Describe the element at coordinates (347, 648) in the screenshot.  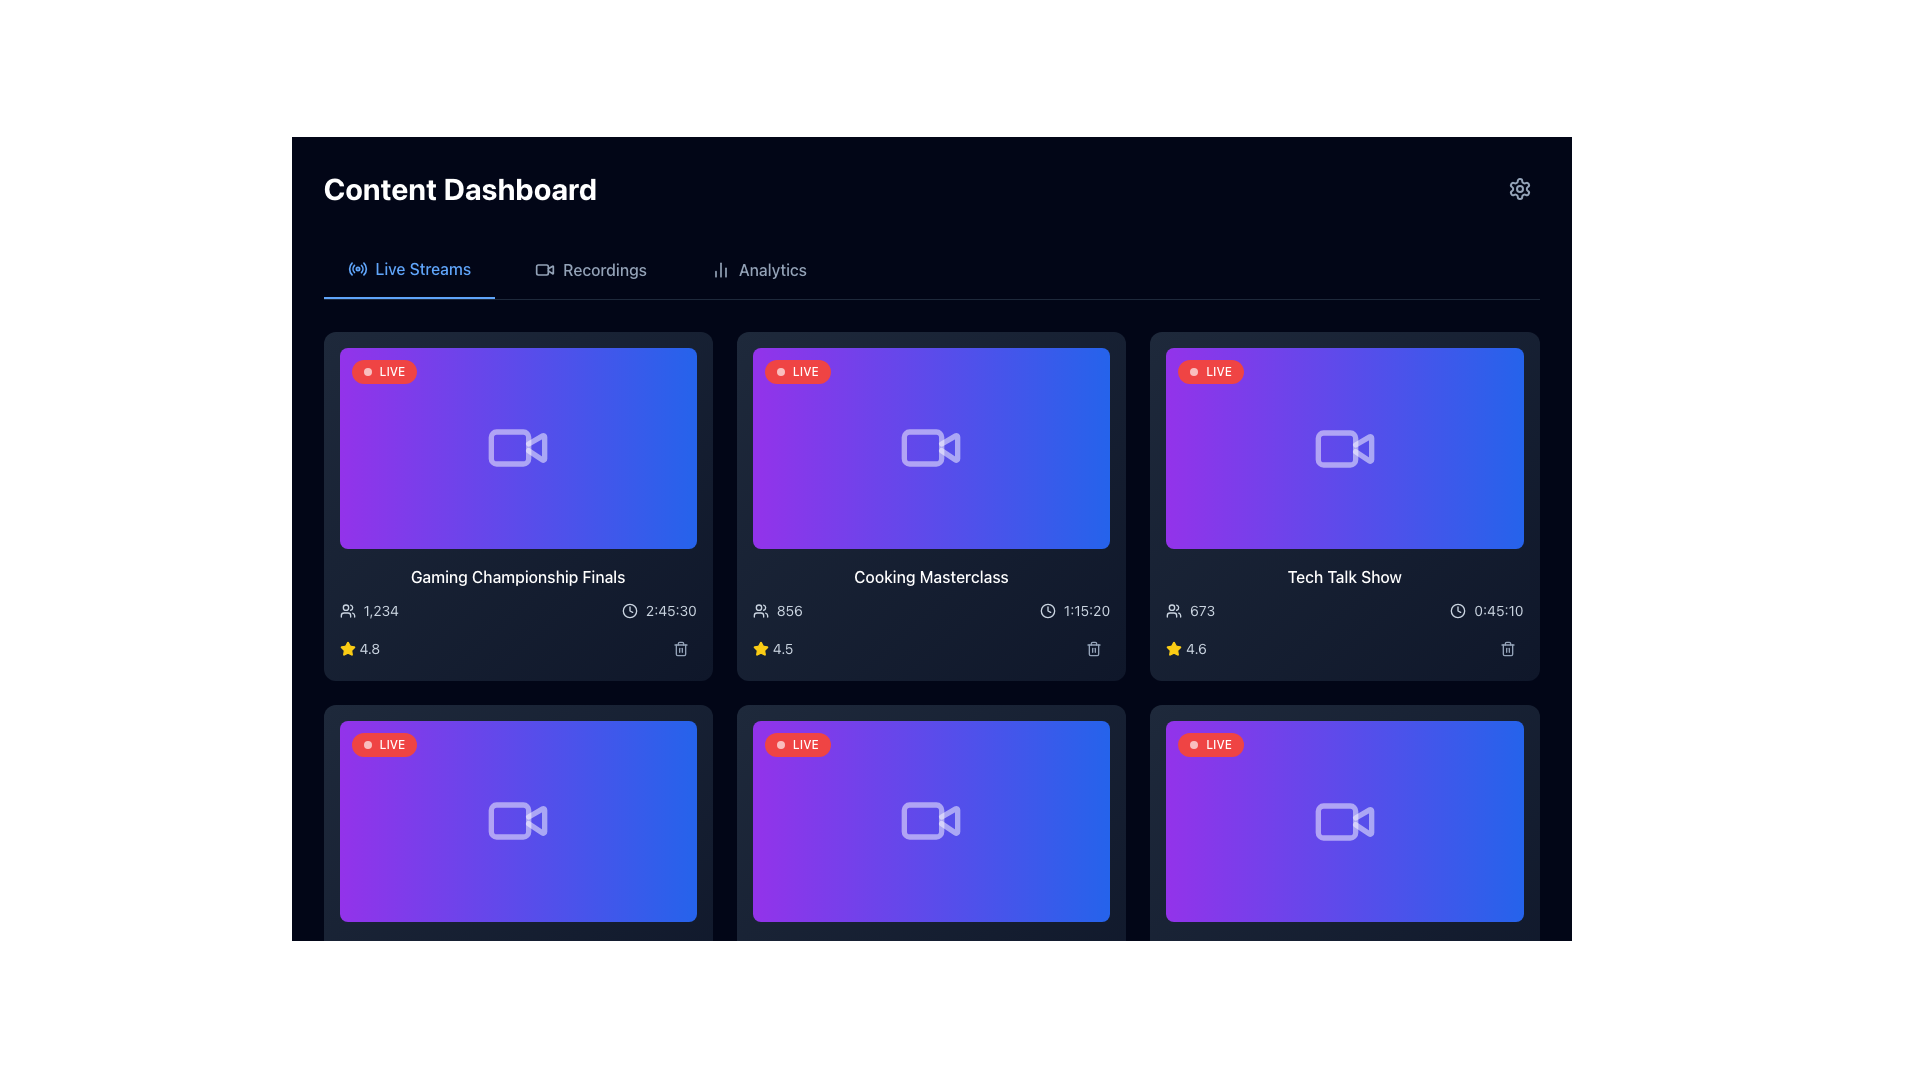
I see `the yellow star-shaped icon located in the bottom-right corner of the video session card` at that location.